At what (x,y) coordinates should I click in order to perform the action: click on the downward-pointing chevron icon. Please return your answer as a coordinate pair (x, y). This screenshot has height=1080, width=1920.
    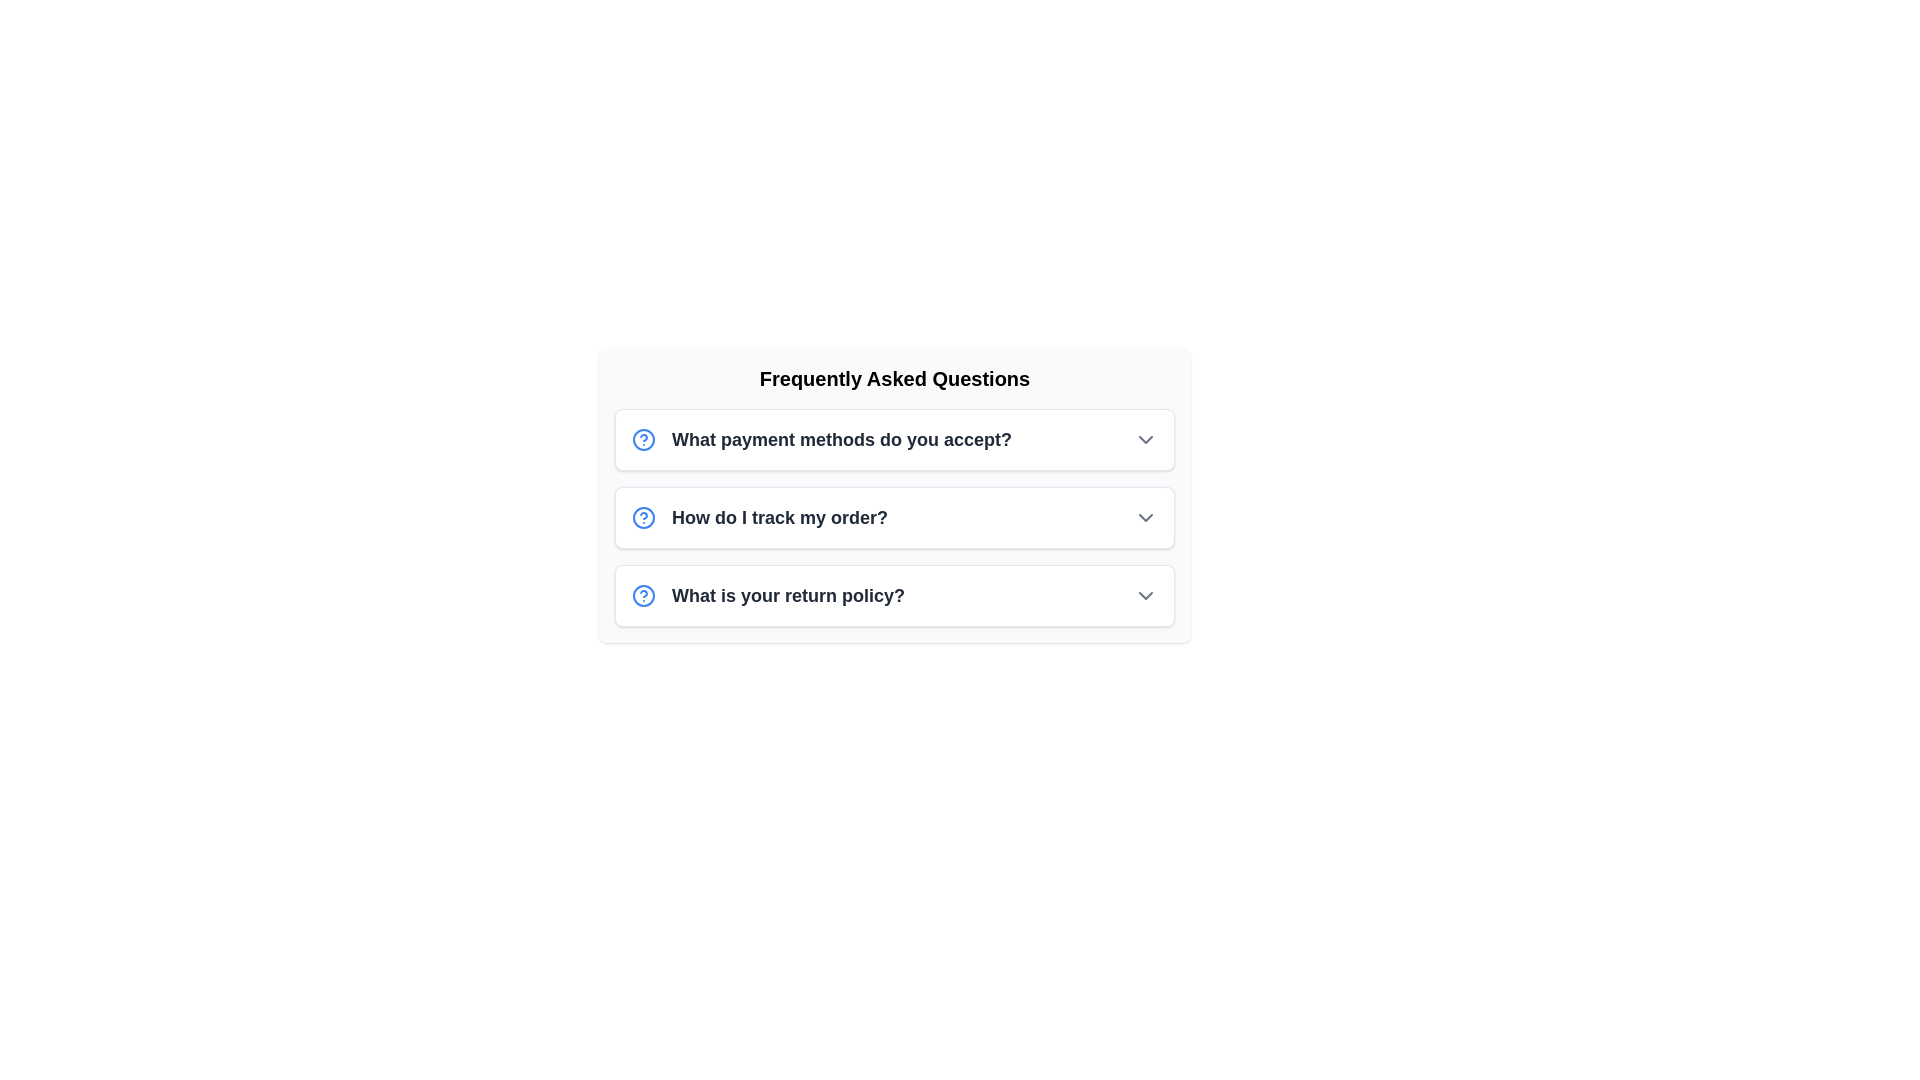
    Looking at the image, I should click on (1146, 516).